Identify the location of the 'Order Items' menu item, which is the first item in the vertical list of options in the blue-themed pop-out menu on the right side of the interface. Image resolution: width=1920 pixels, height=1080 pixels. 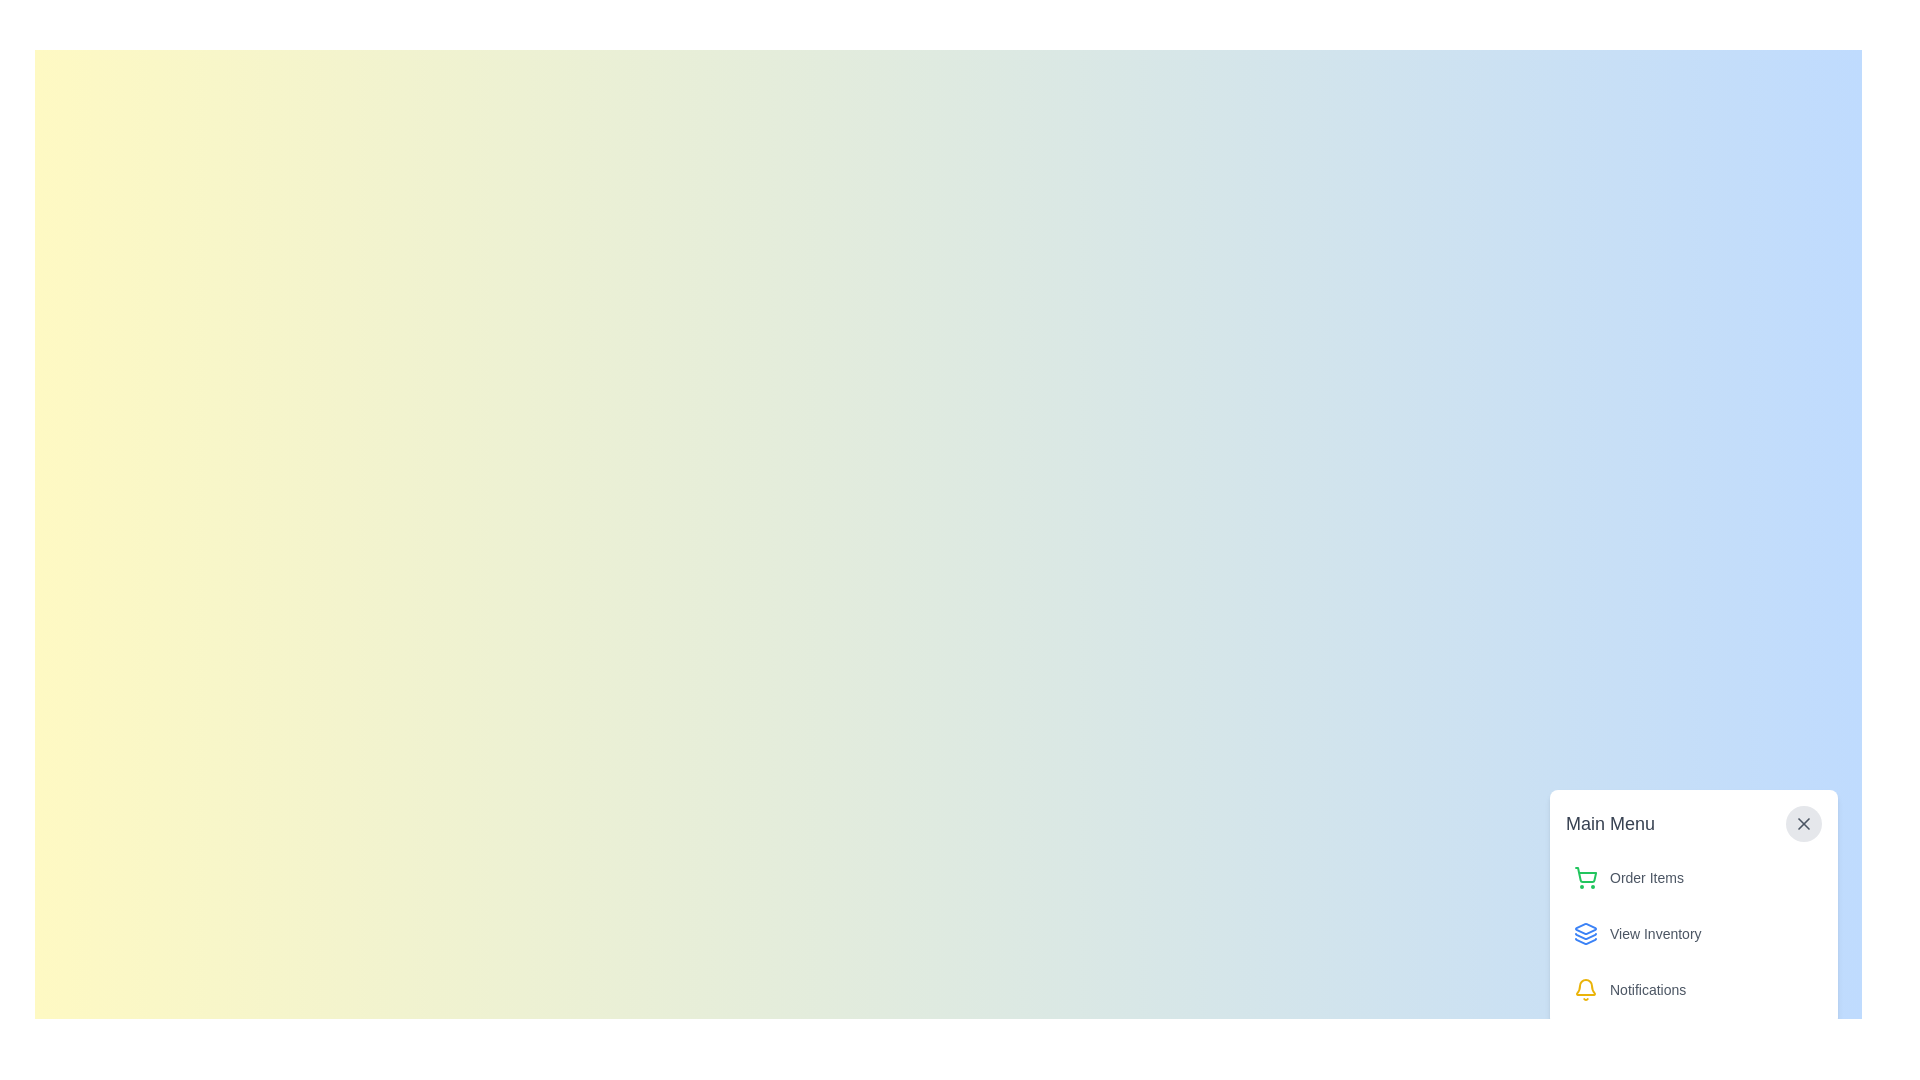
(1693, 877).